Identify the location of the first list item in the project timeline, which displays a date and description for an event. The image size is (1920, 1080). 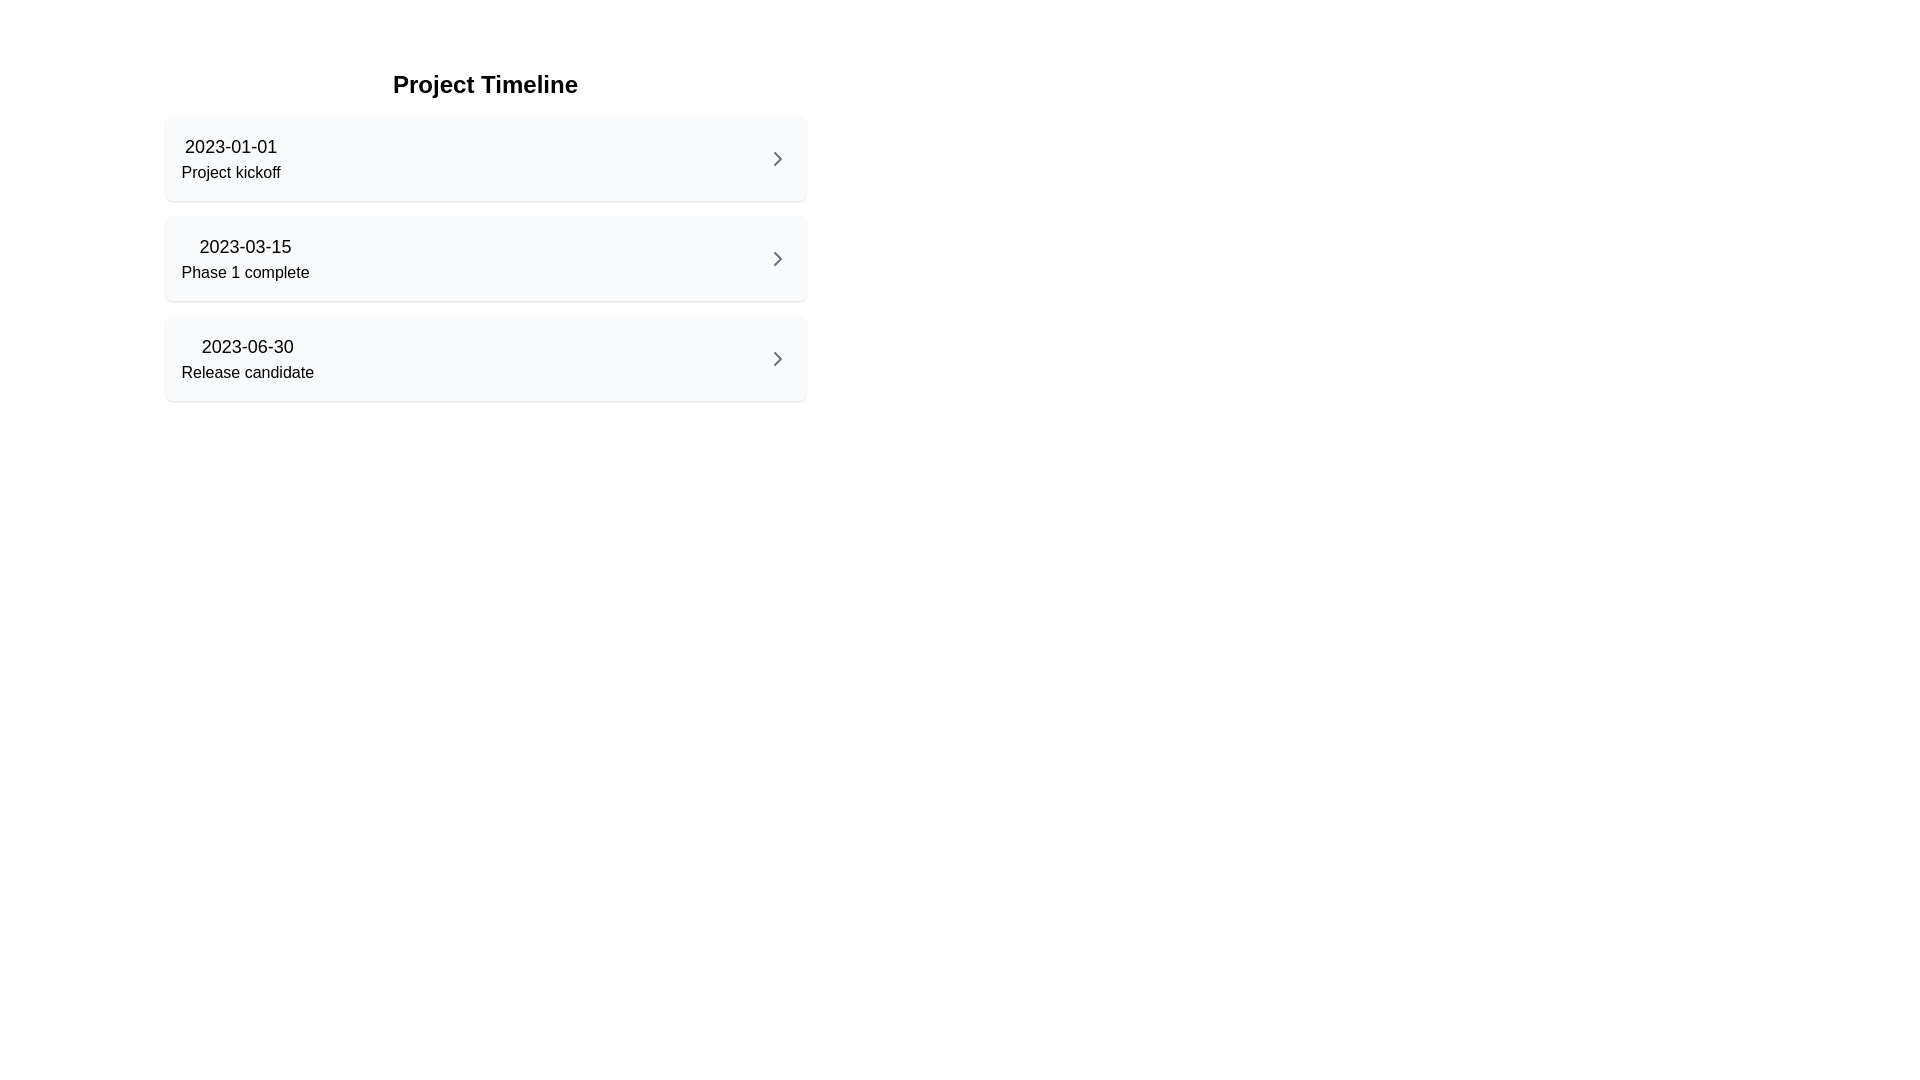
(485, 157).